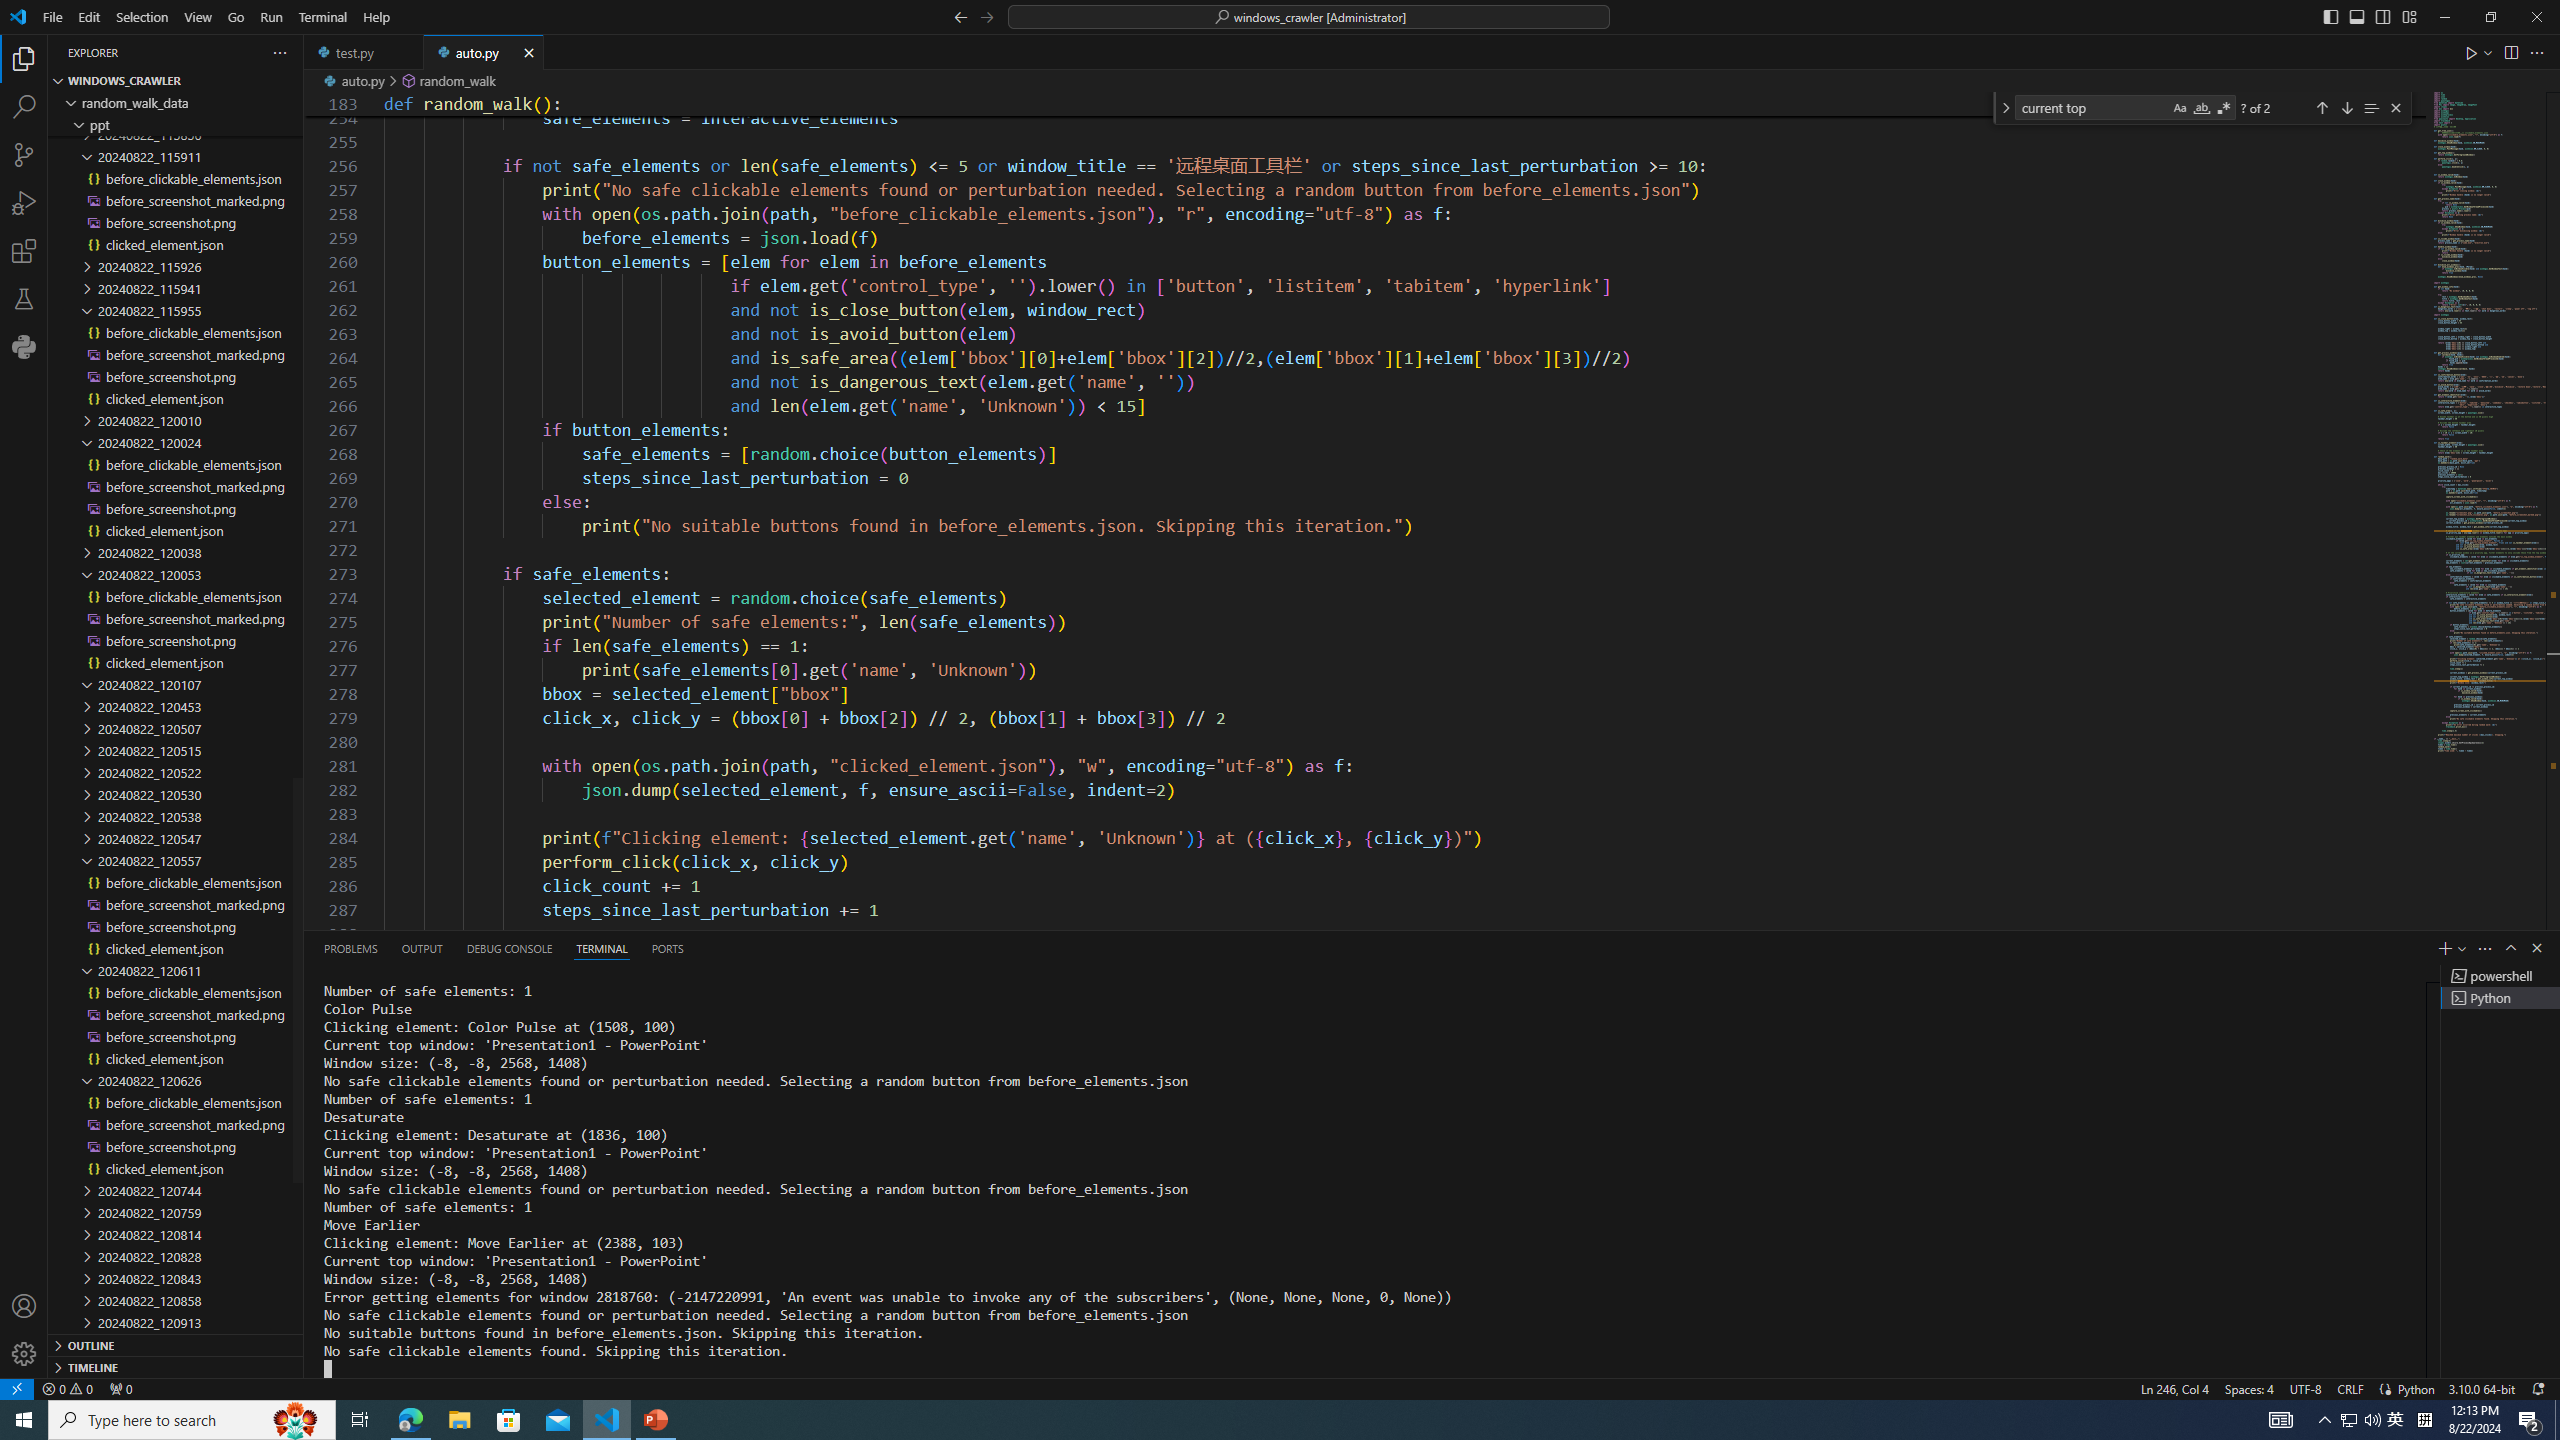 Image resolution: width=2560 pixels, height=1440 pixels. Describe the element at coordinates (2320, 107) in the screenshot. I see `'Previous Match (Shift+Enter)'` at that location.